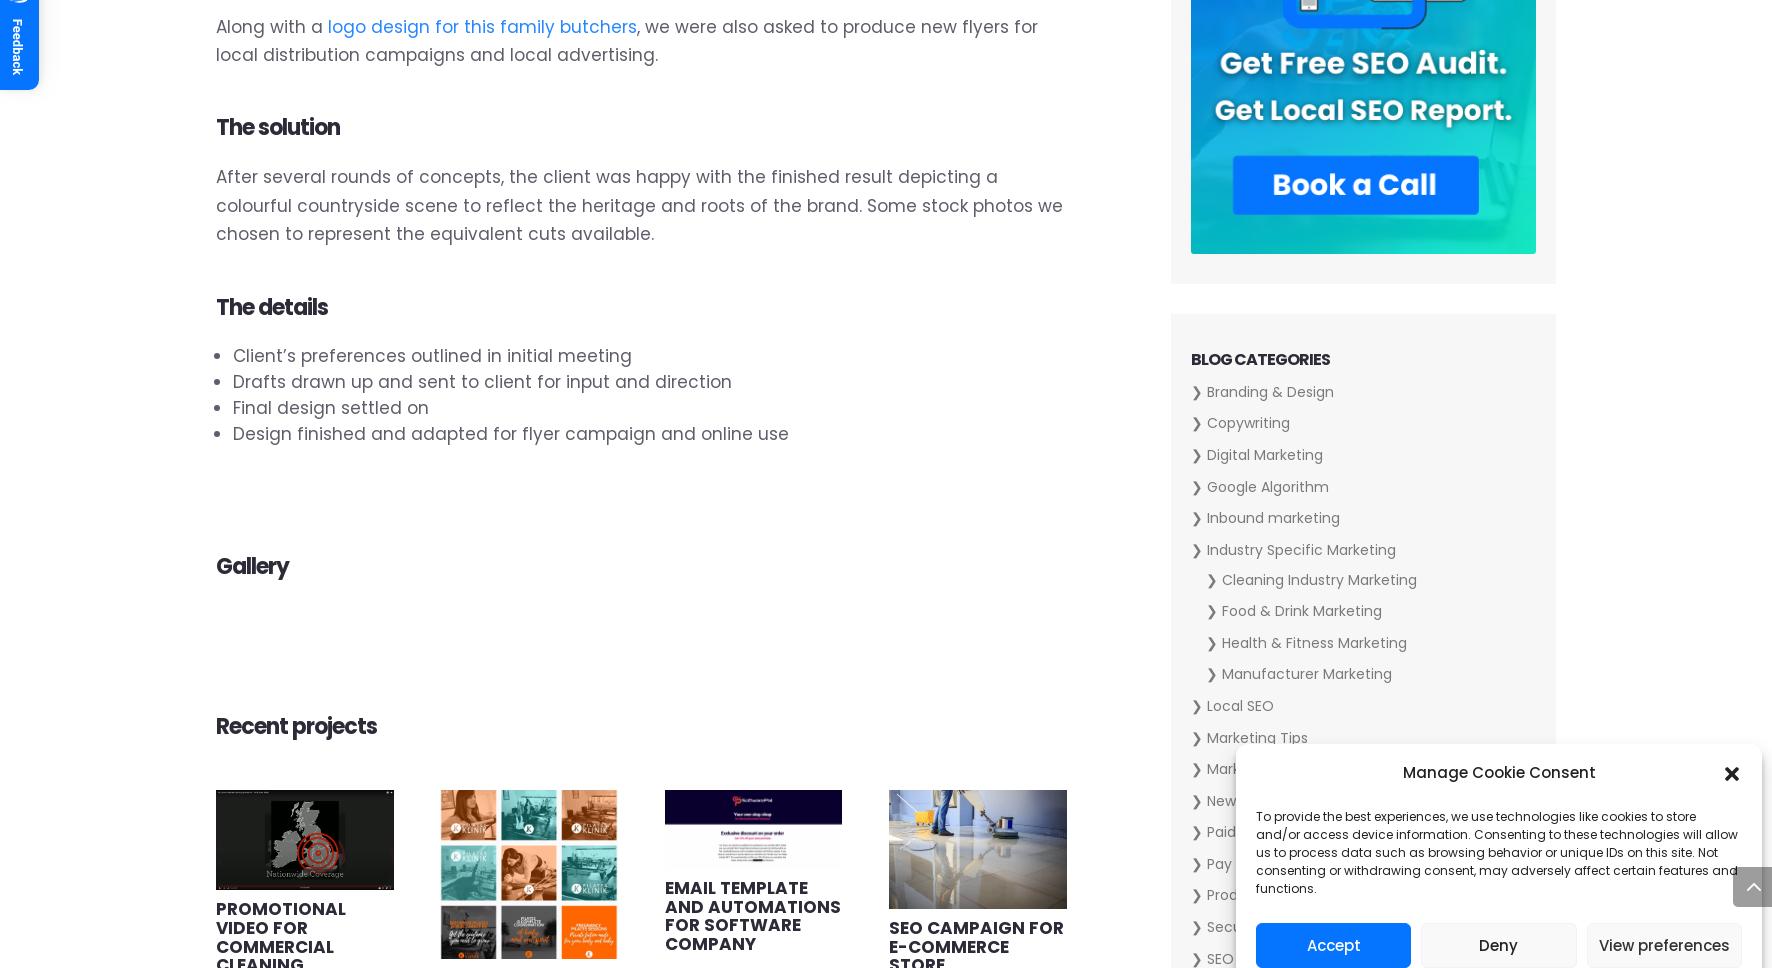  Describe the element at coordinates (1256, 737) in the screenshot. I see `'Marketing Tips'` at that location.